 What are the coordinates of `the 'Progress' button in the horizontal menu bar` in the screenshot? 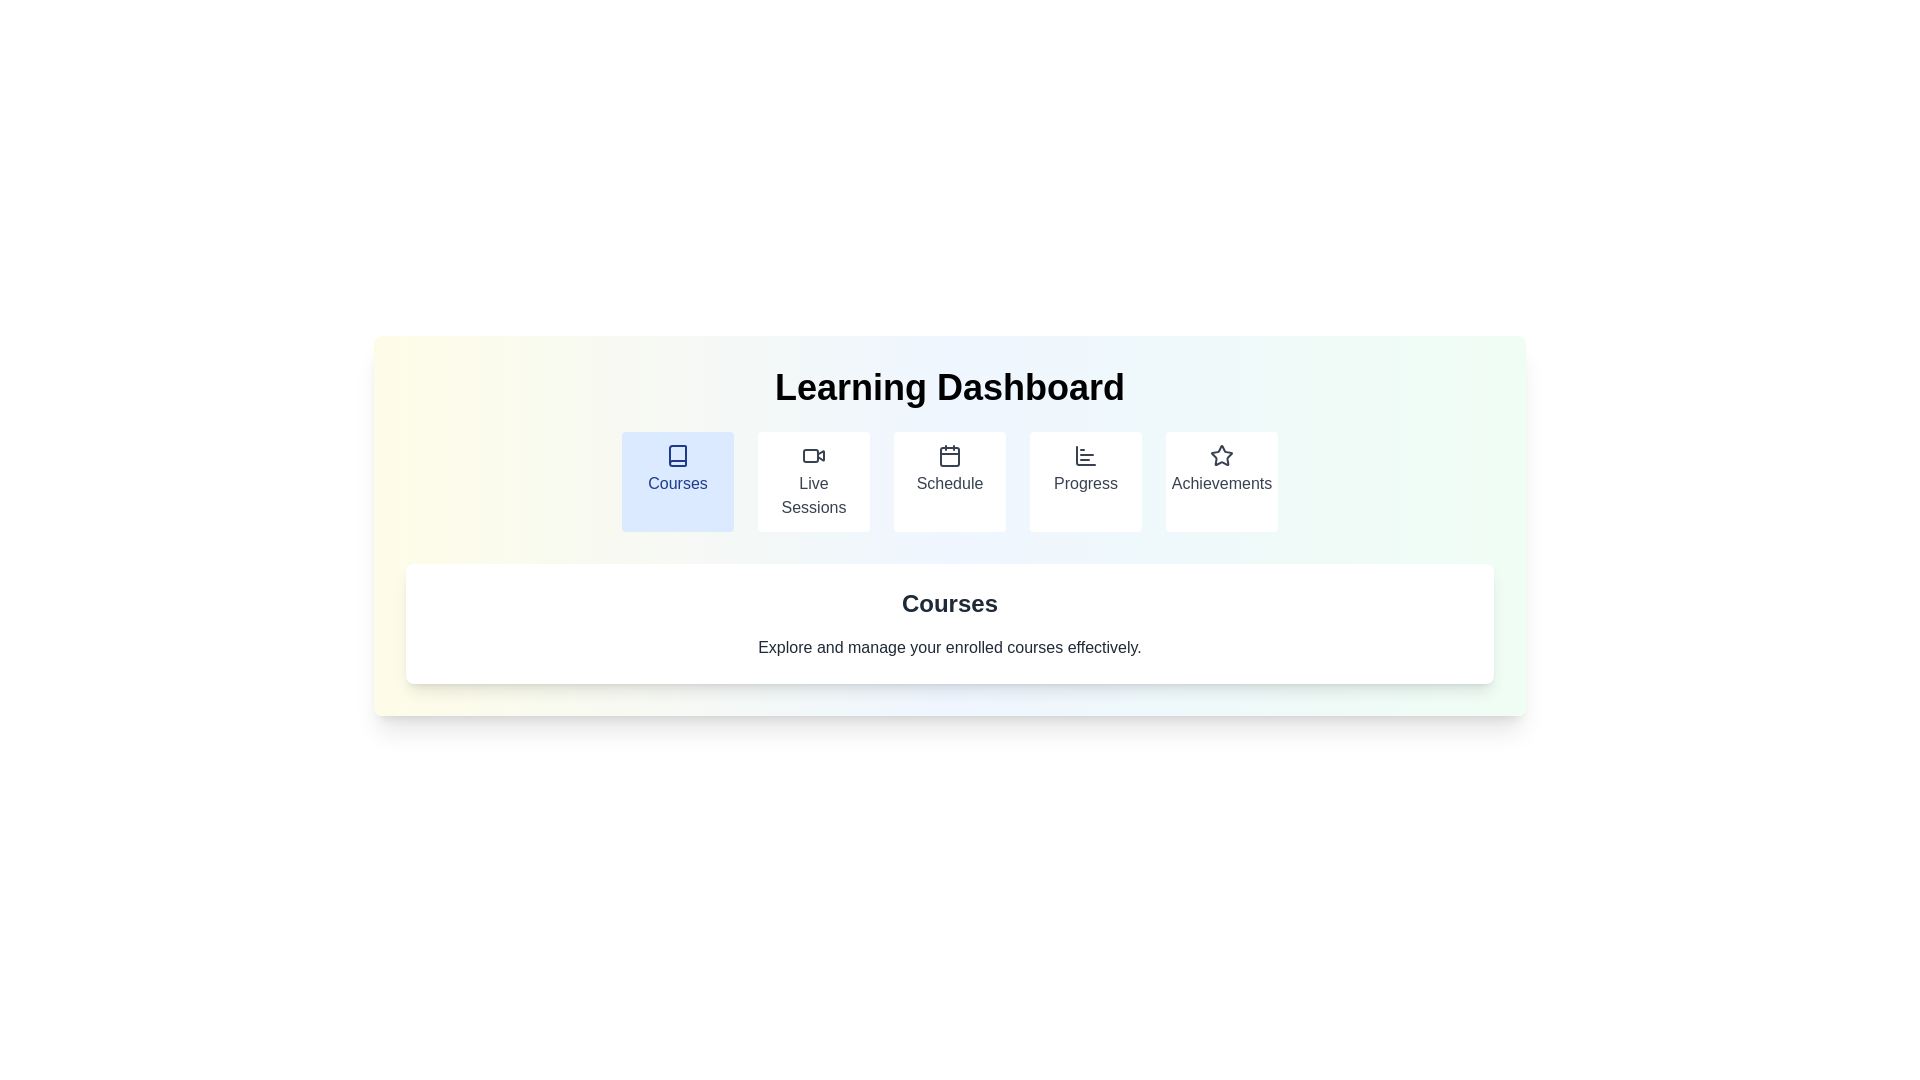 It's located at (1084, 482).